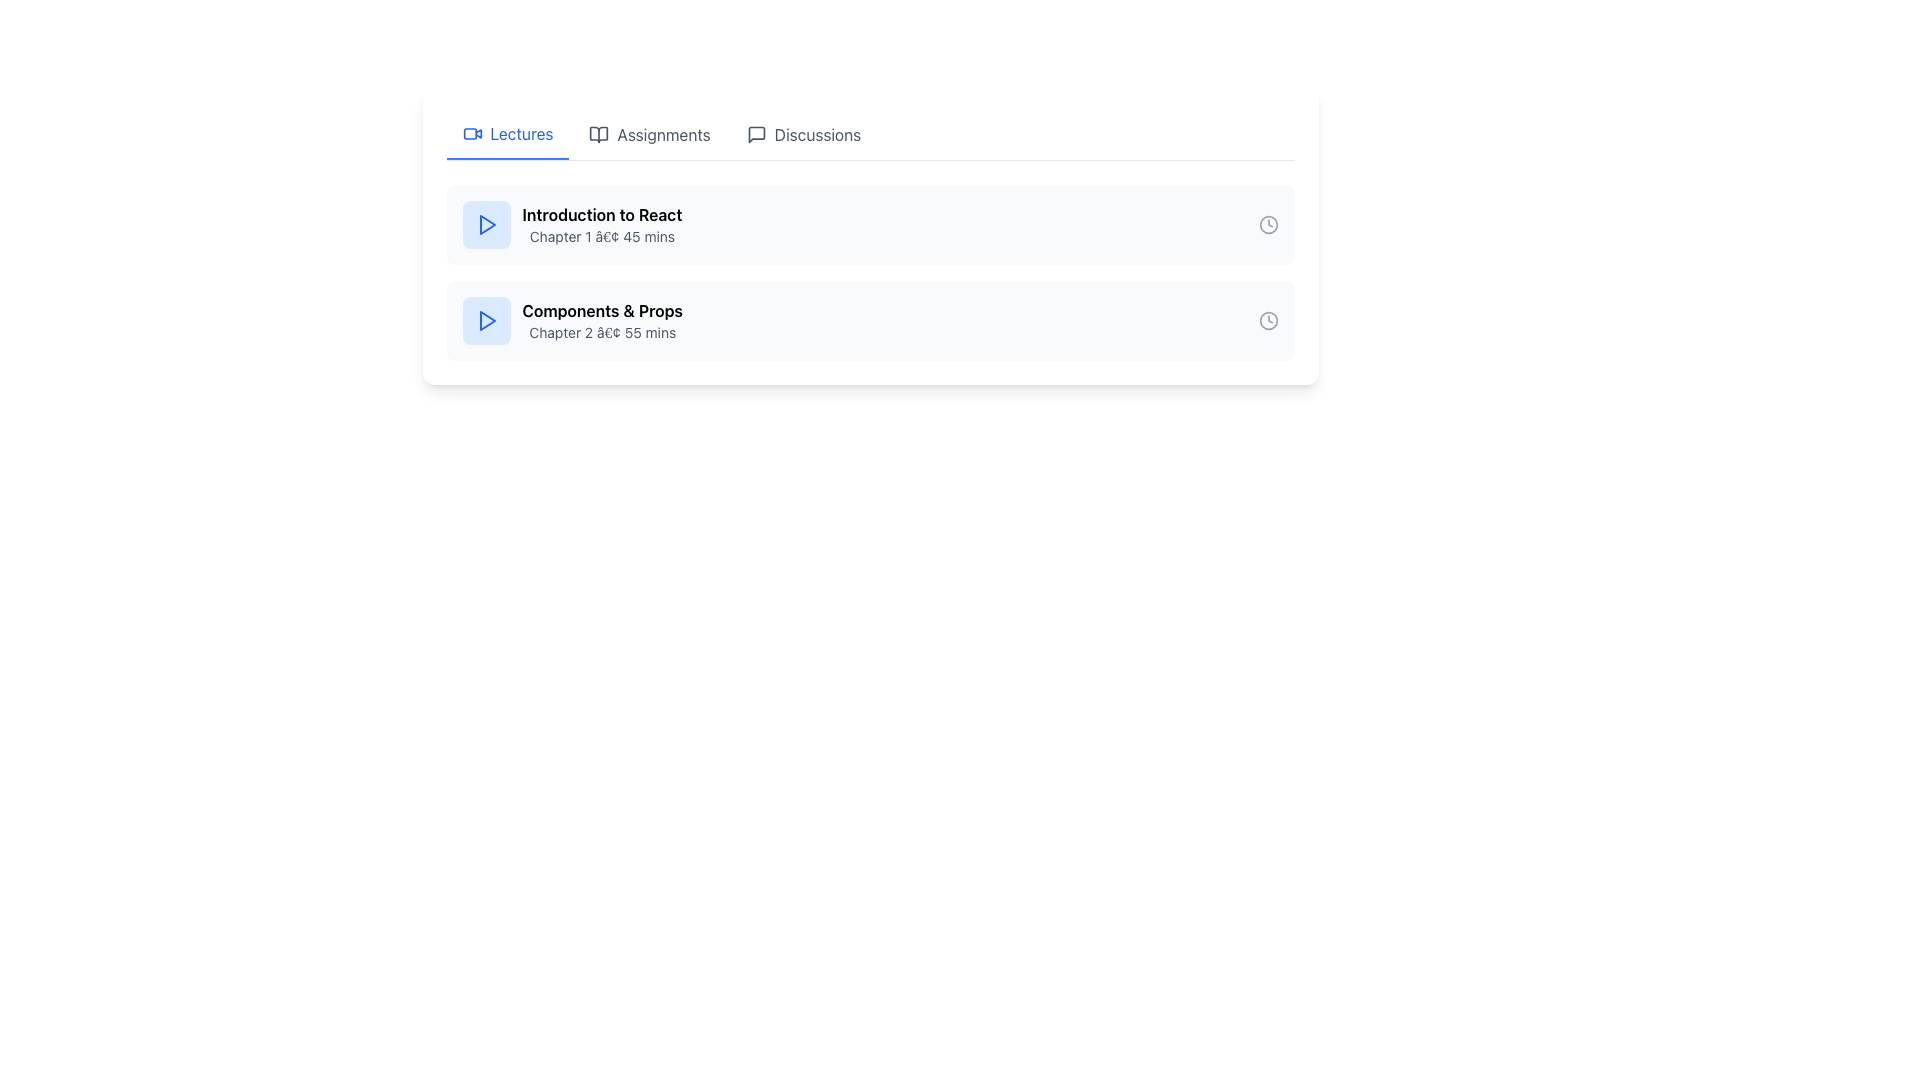  Describe the element at coordinates (601, 224) in the screenshot. I see `the text component displaying the title 'Introduction to React' and subtitle 'Chapter 1 • 45 mins', which is aligned in the first row of a vertical list and is adjacent to a blue circular play icon` at that location.